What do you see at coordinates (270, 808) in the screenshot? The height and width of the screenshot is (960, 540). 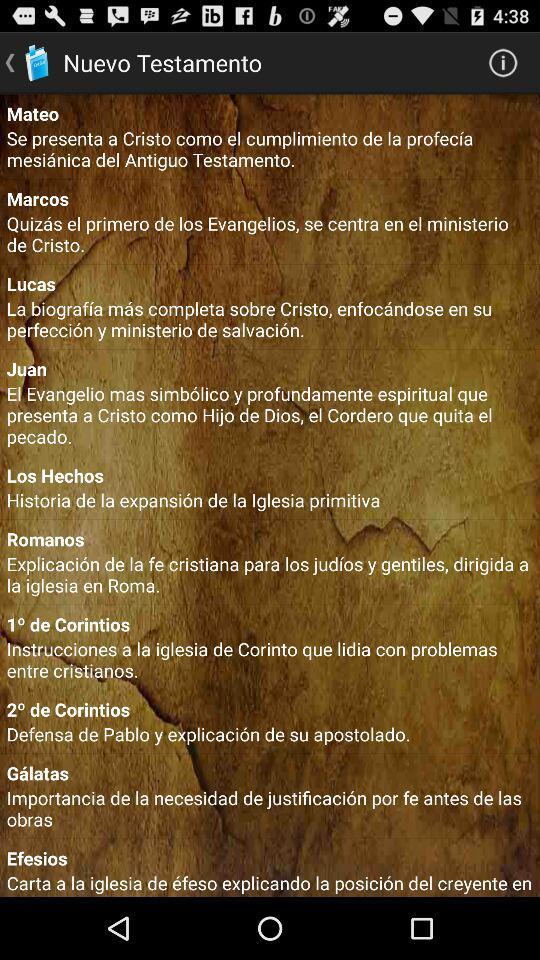 I see `importancia de la` at bounding box center [270, 808].